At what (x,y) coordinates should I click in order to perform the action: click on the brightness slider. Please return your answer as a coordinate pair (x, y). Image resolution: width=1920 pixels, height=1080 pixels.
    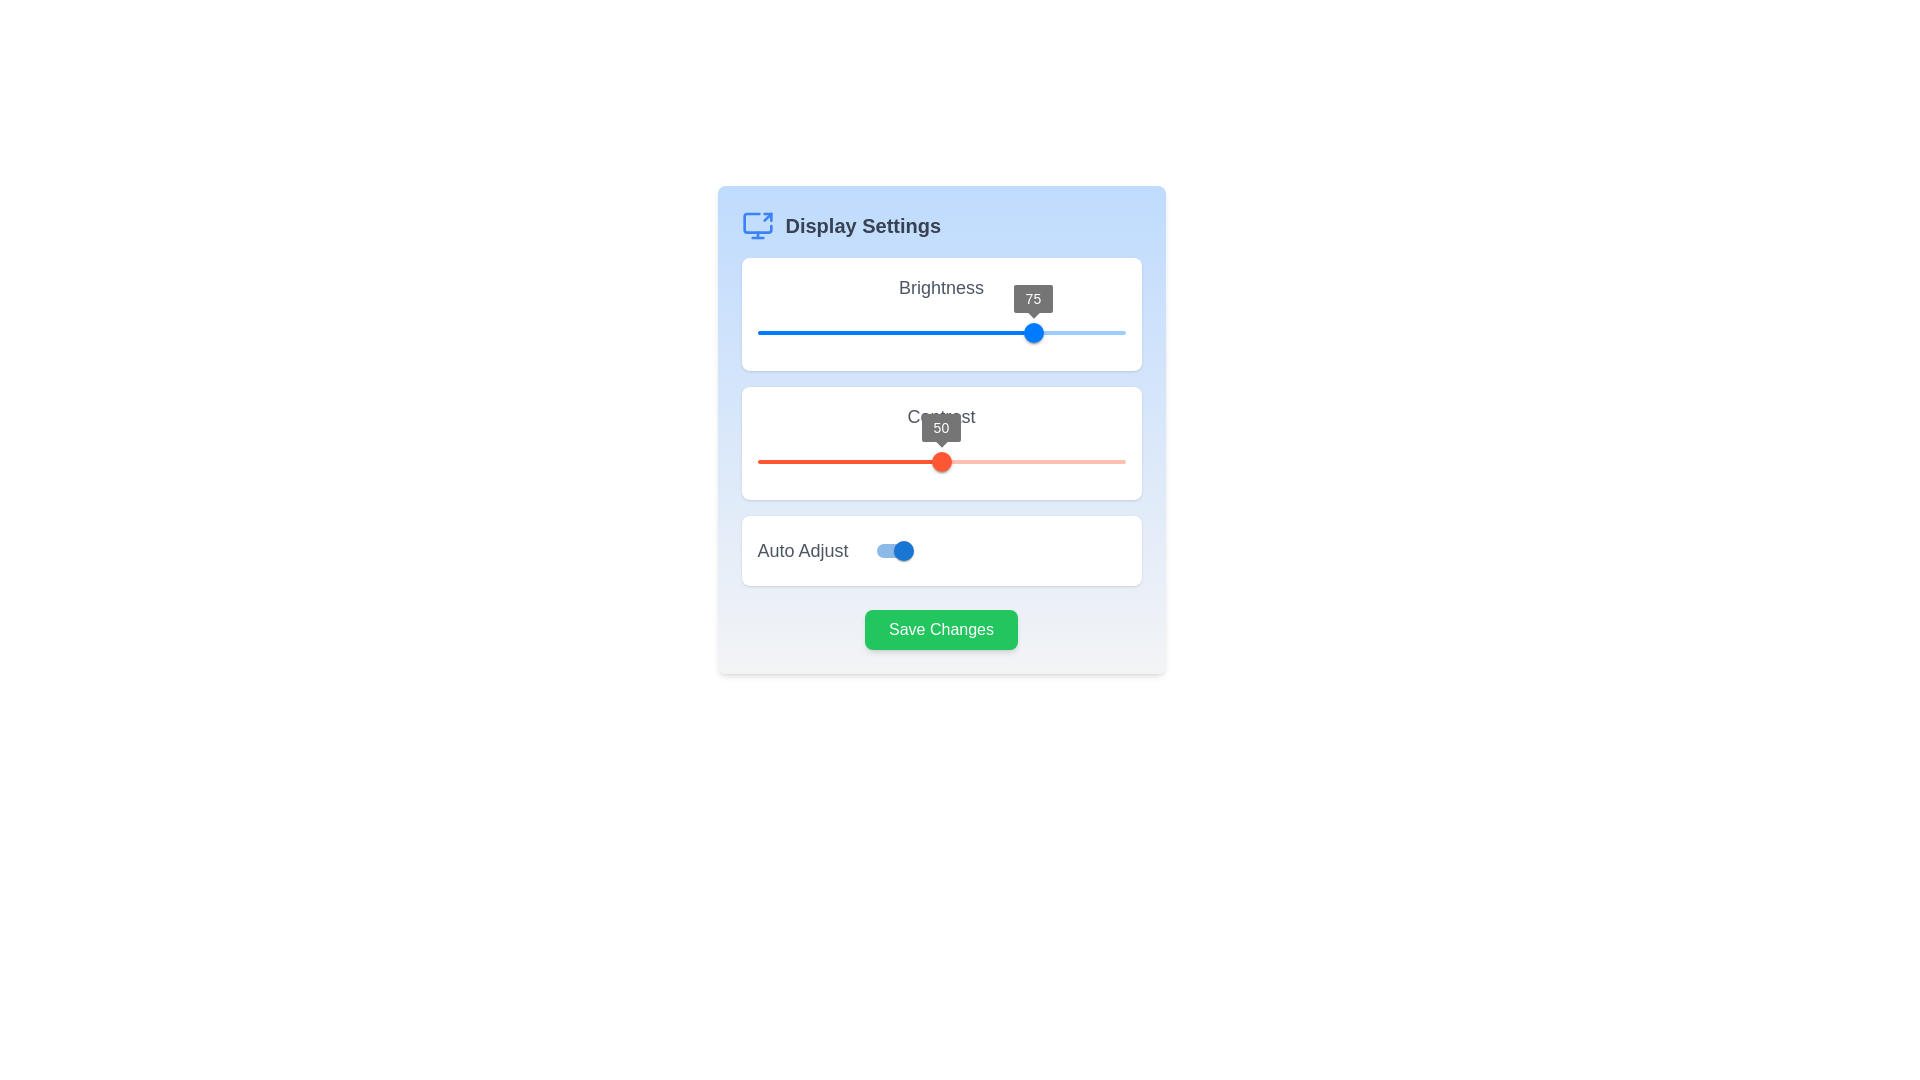
    Looking at the image, I should click on (789, 331).